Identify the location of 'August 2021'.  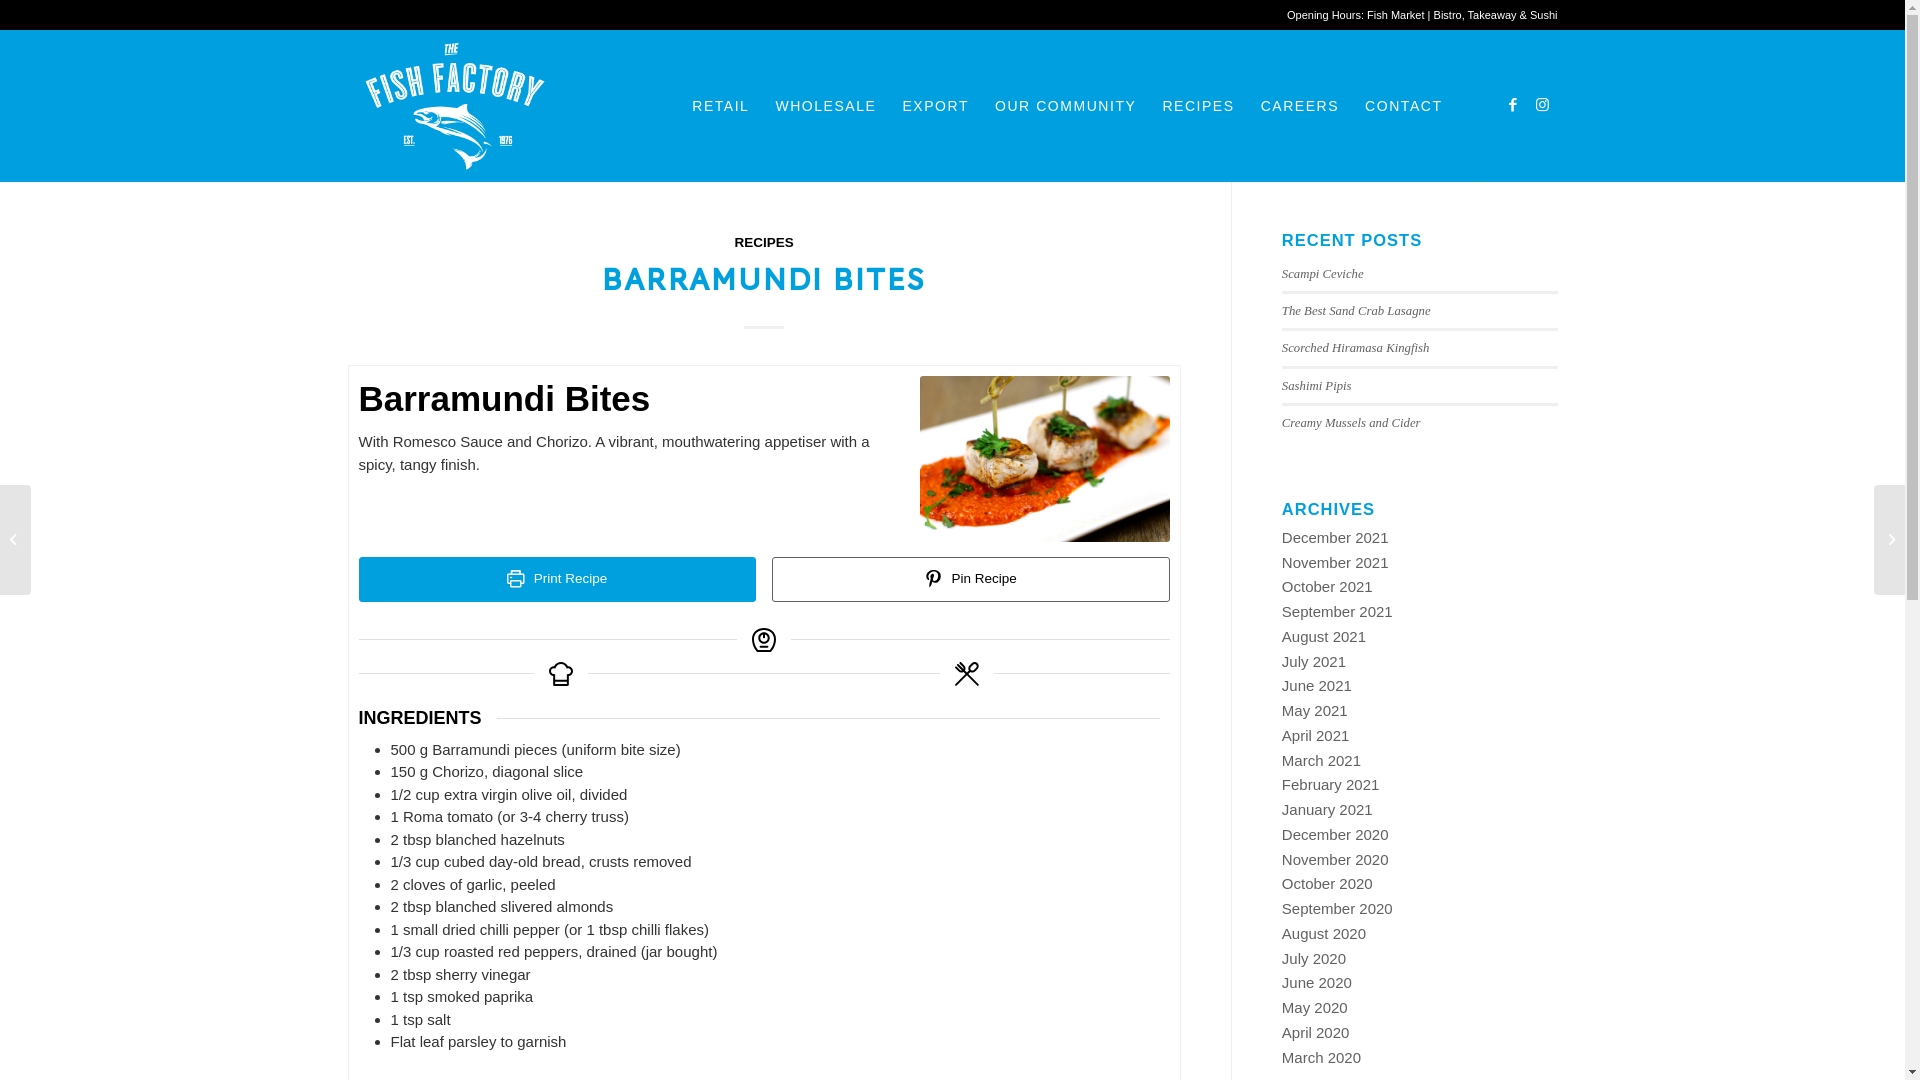
(1324, 636).